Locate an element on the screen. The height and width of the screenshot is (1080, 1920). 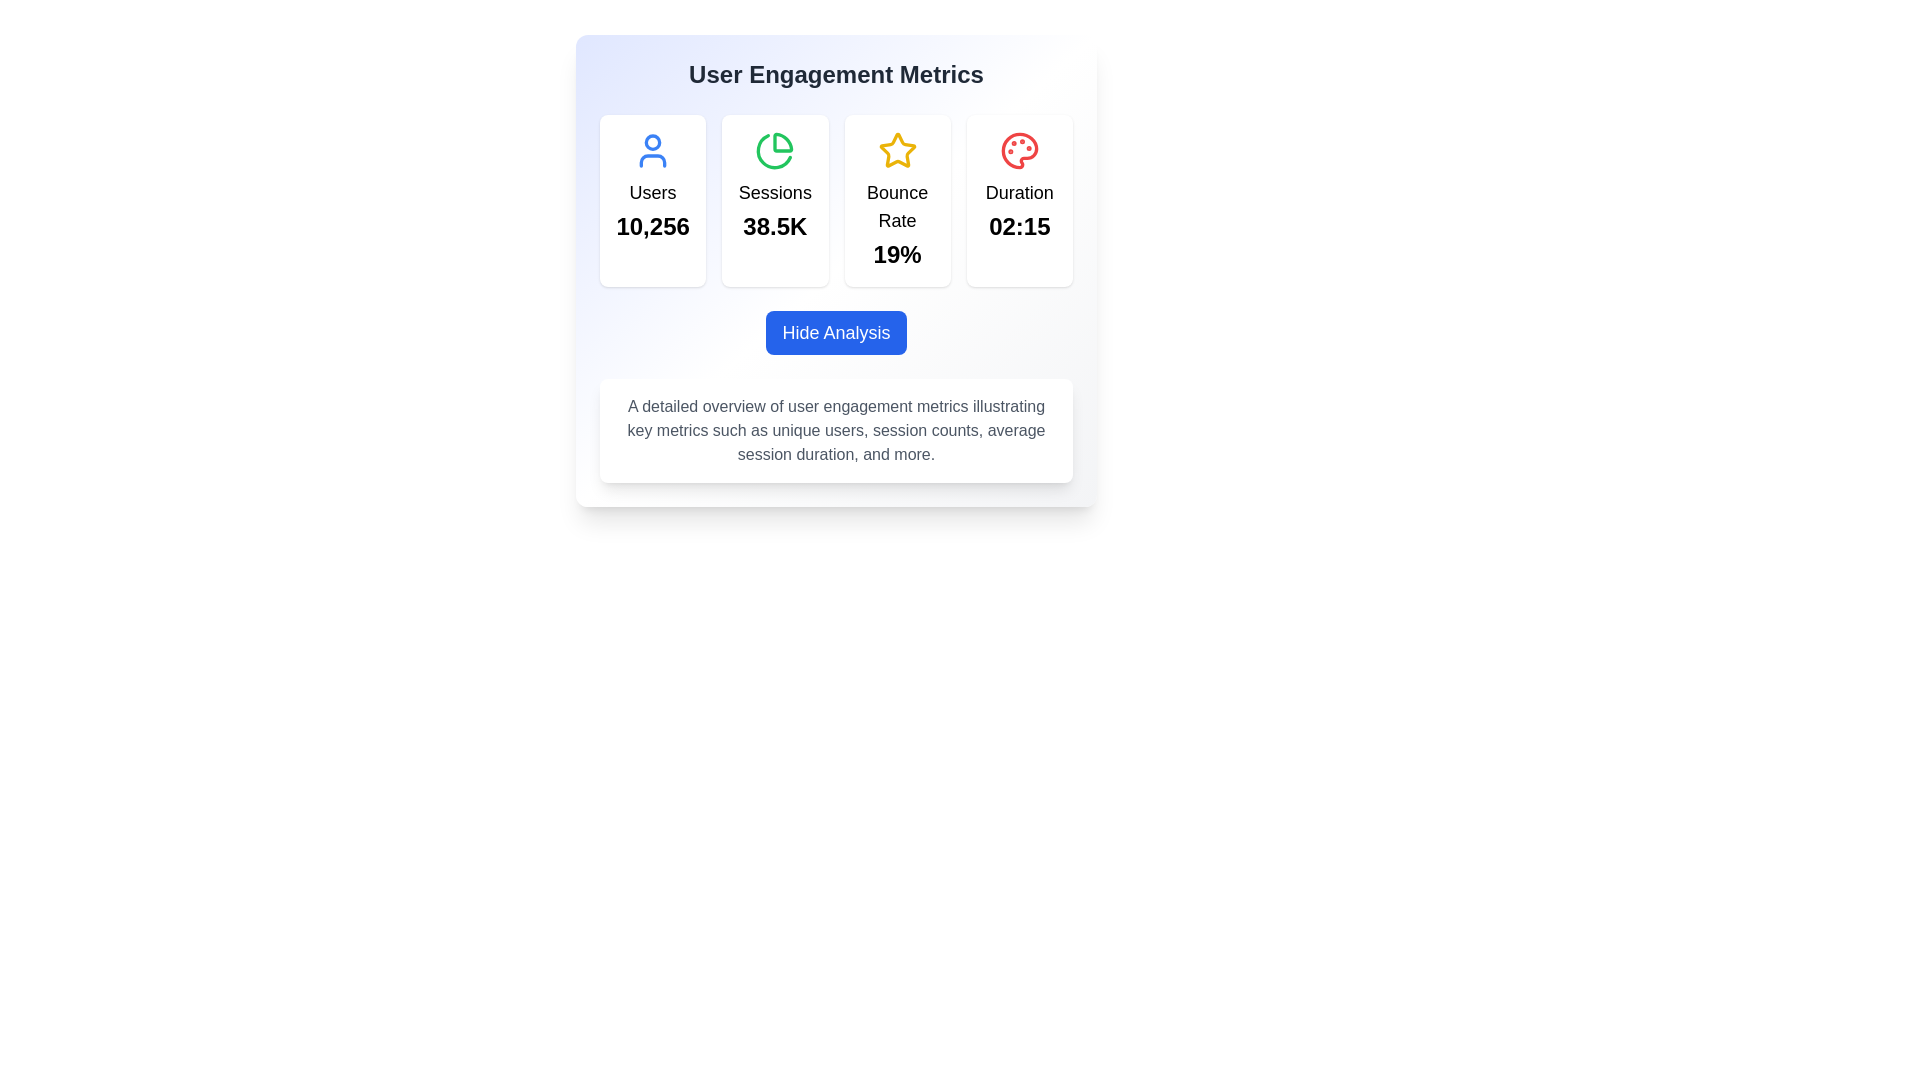
the Informational card that serves as an indicator of duration, positioned as the fourth card in a horizontal grid layout, located to the right of the 'Bounce Rate' card is located at coordinates (1019, 200).